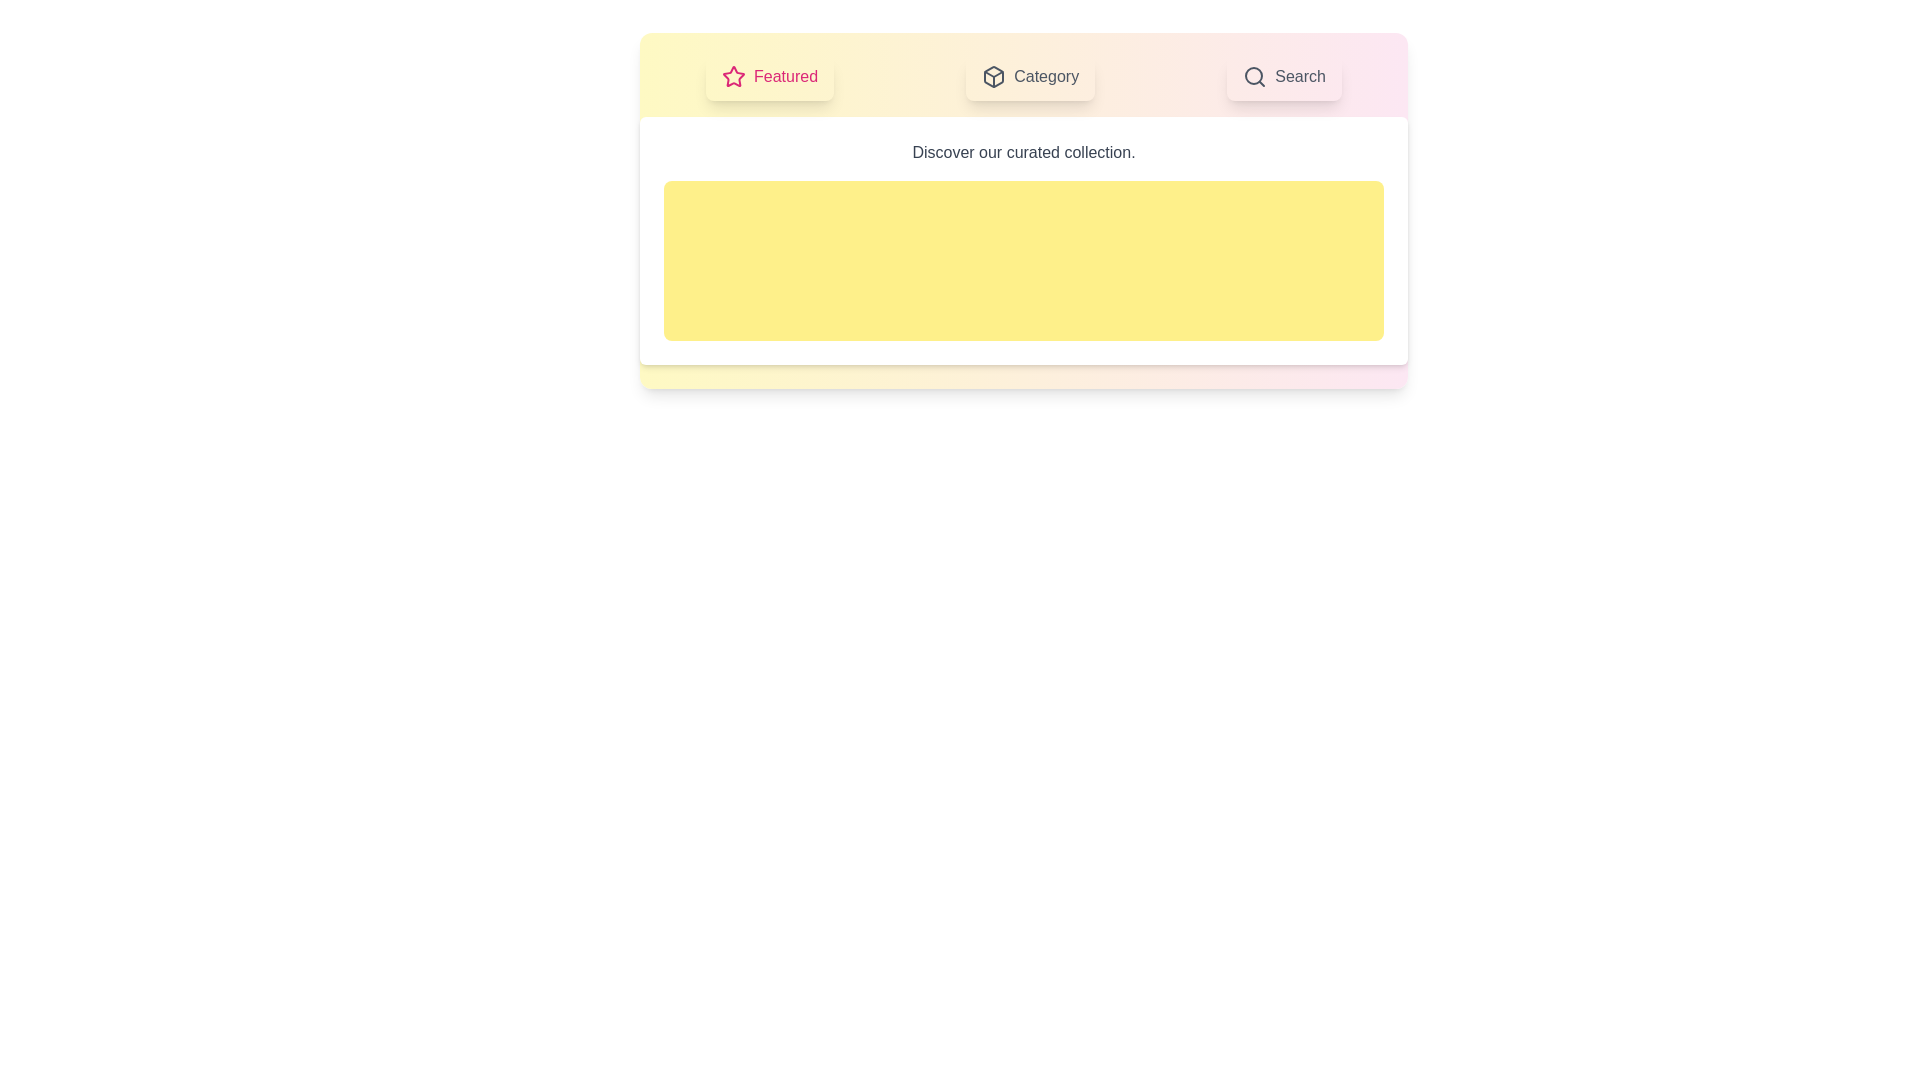 This screenshot has width=1920, height=1080. Describe the element at coordinates (768, 77) in the screenshot. I see `the Featured tab` at that location.